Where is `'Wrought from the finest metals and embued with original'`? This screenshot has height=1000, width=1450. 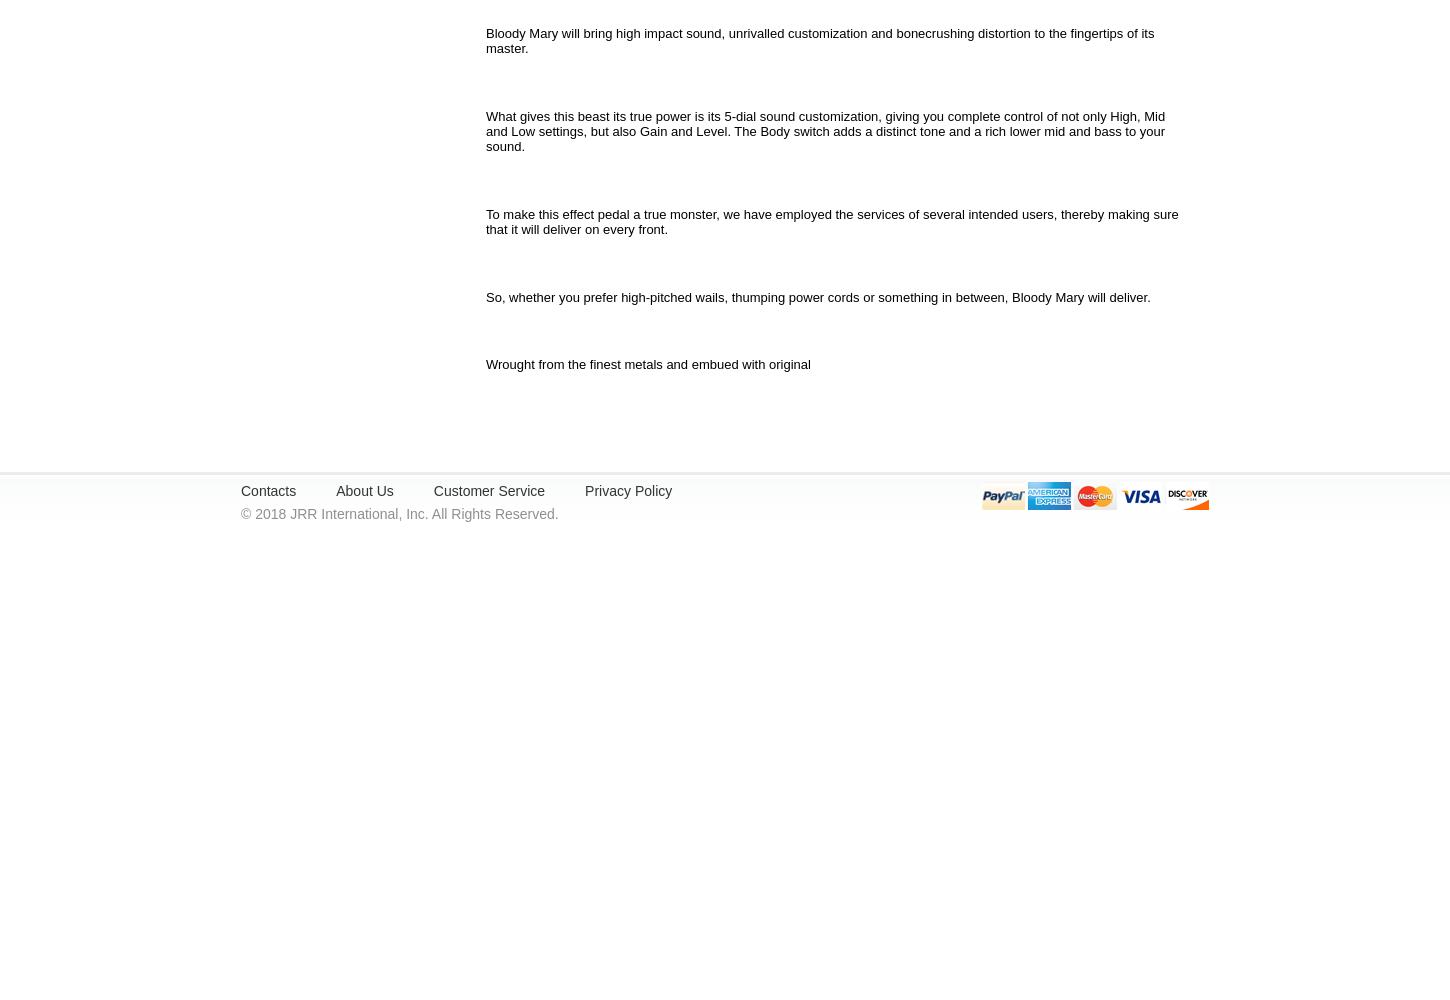 'Wrought from the finest metals and embued with original' is located at coordinates (647, 363).